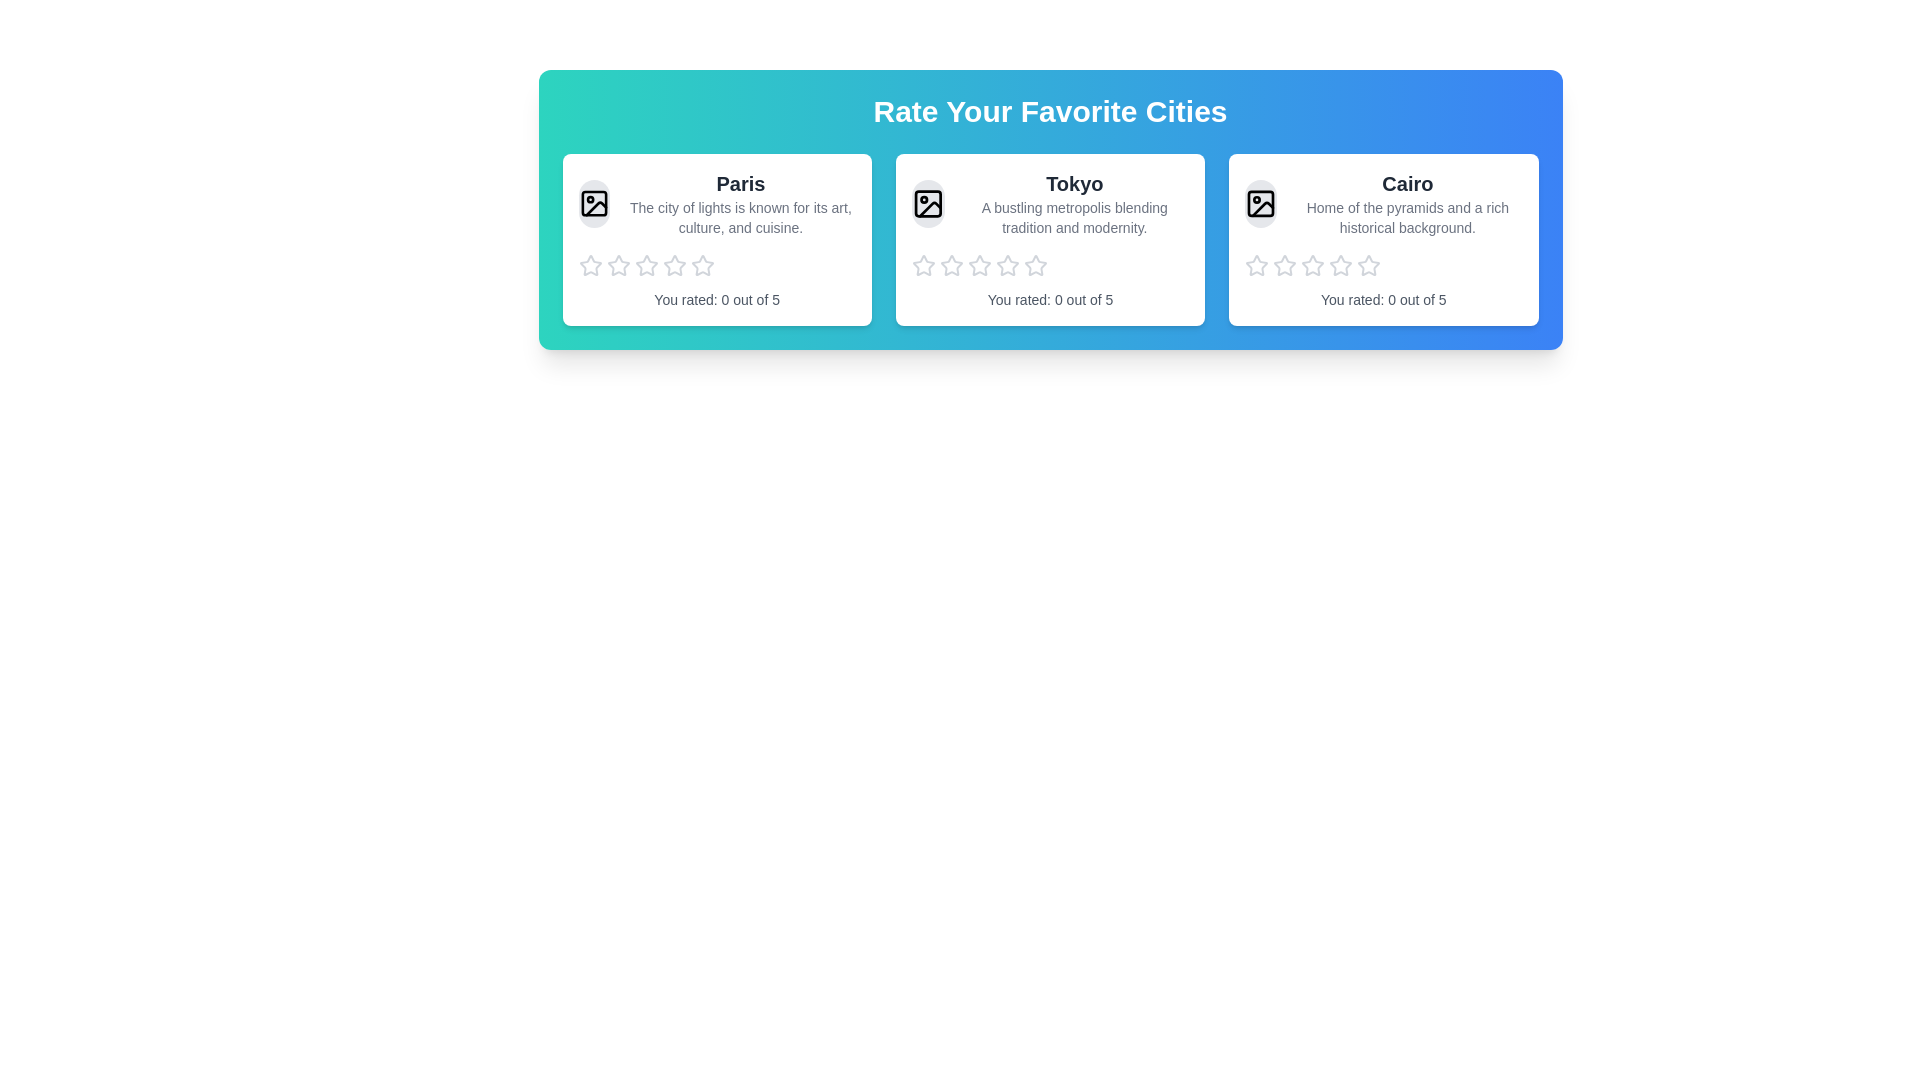  Describe the element at coordinates (1073, 218) in the screenshot. I see `text label providing context for the city 'Tokyo', which is located in the middle card of three horizontal cards, directly below the city name and above the rating stars` at that location.